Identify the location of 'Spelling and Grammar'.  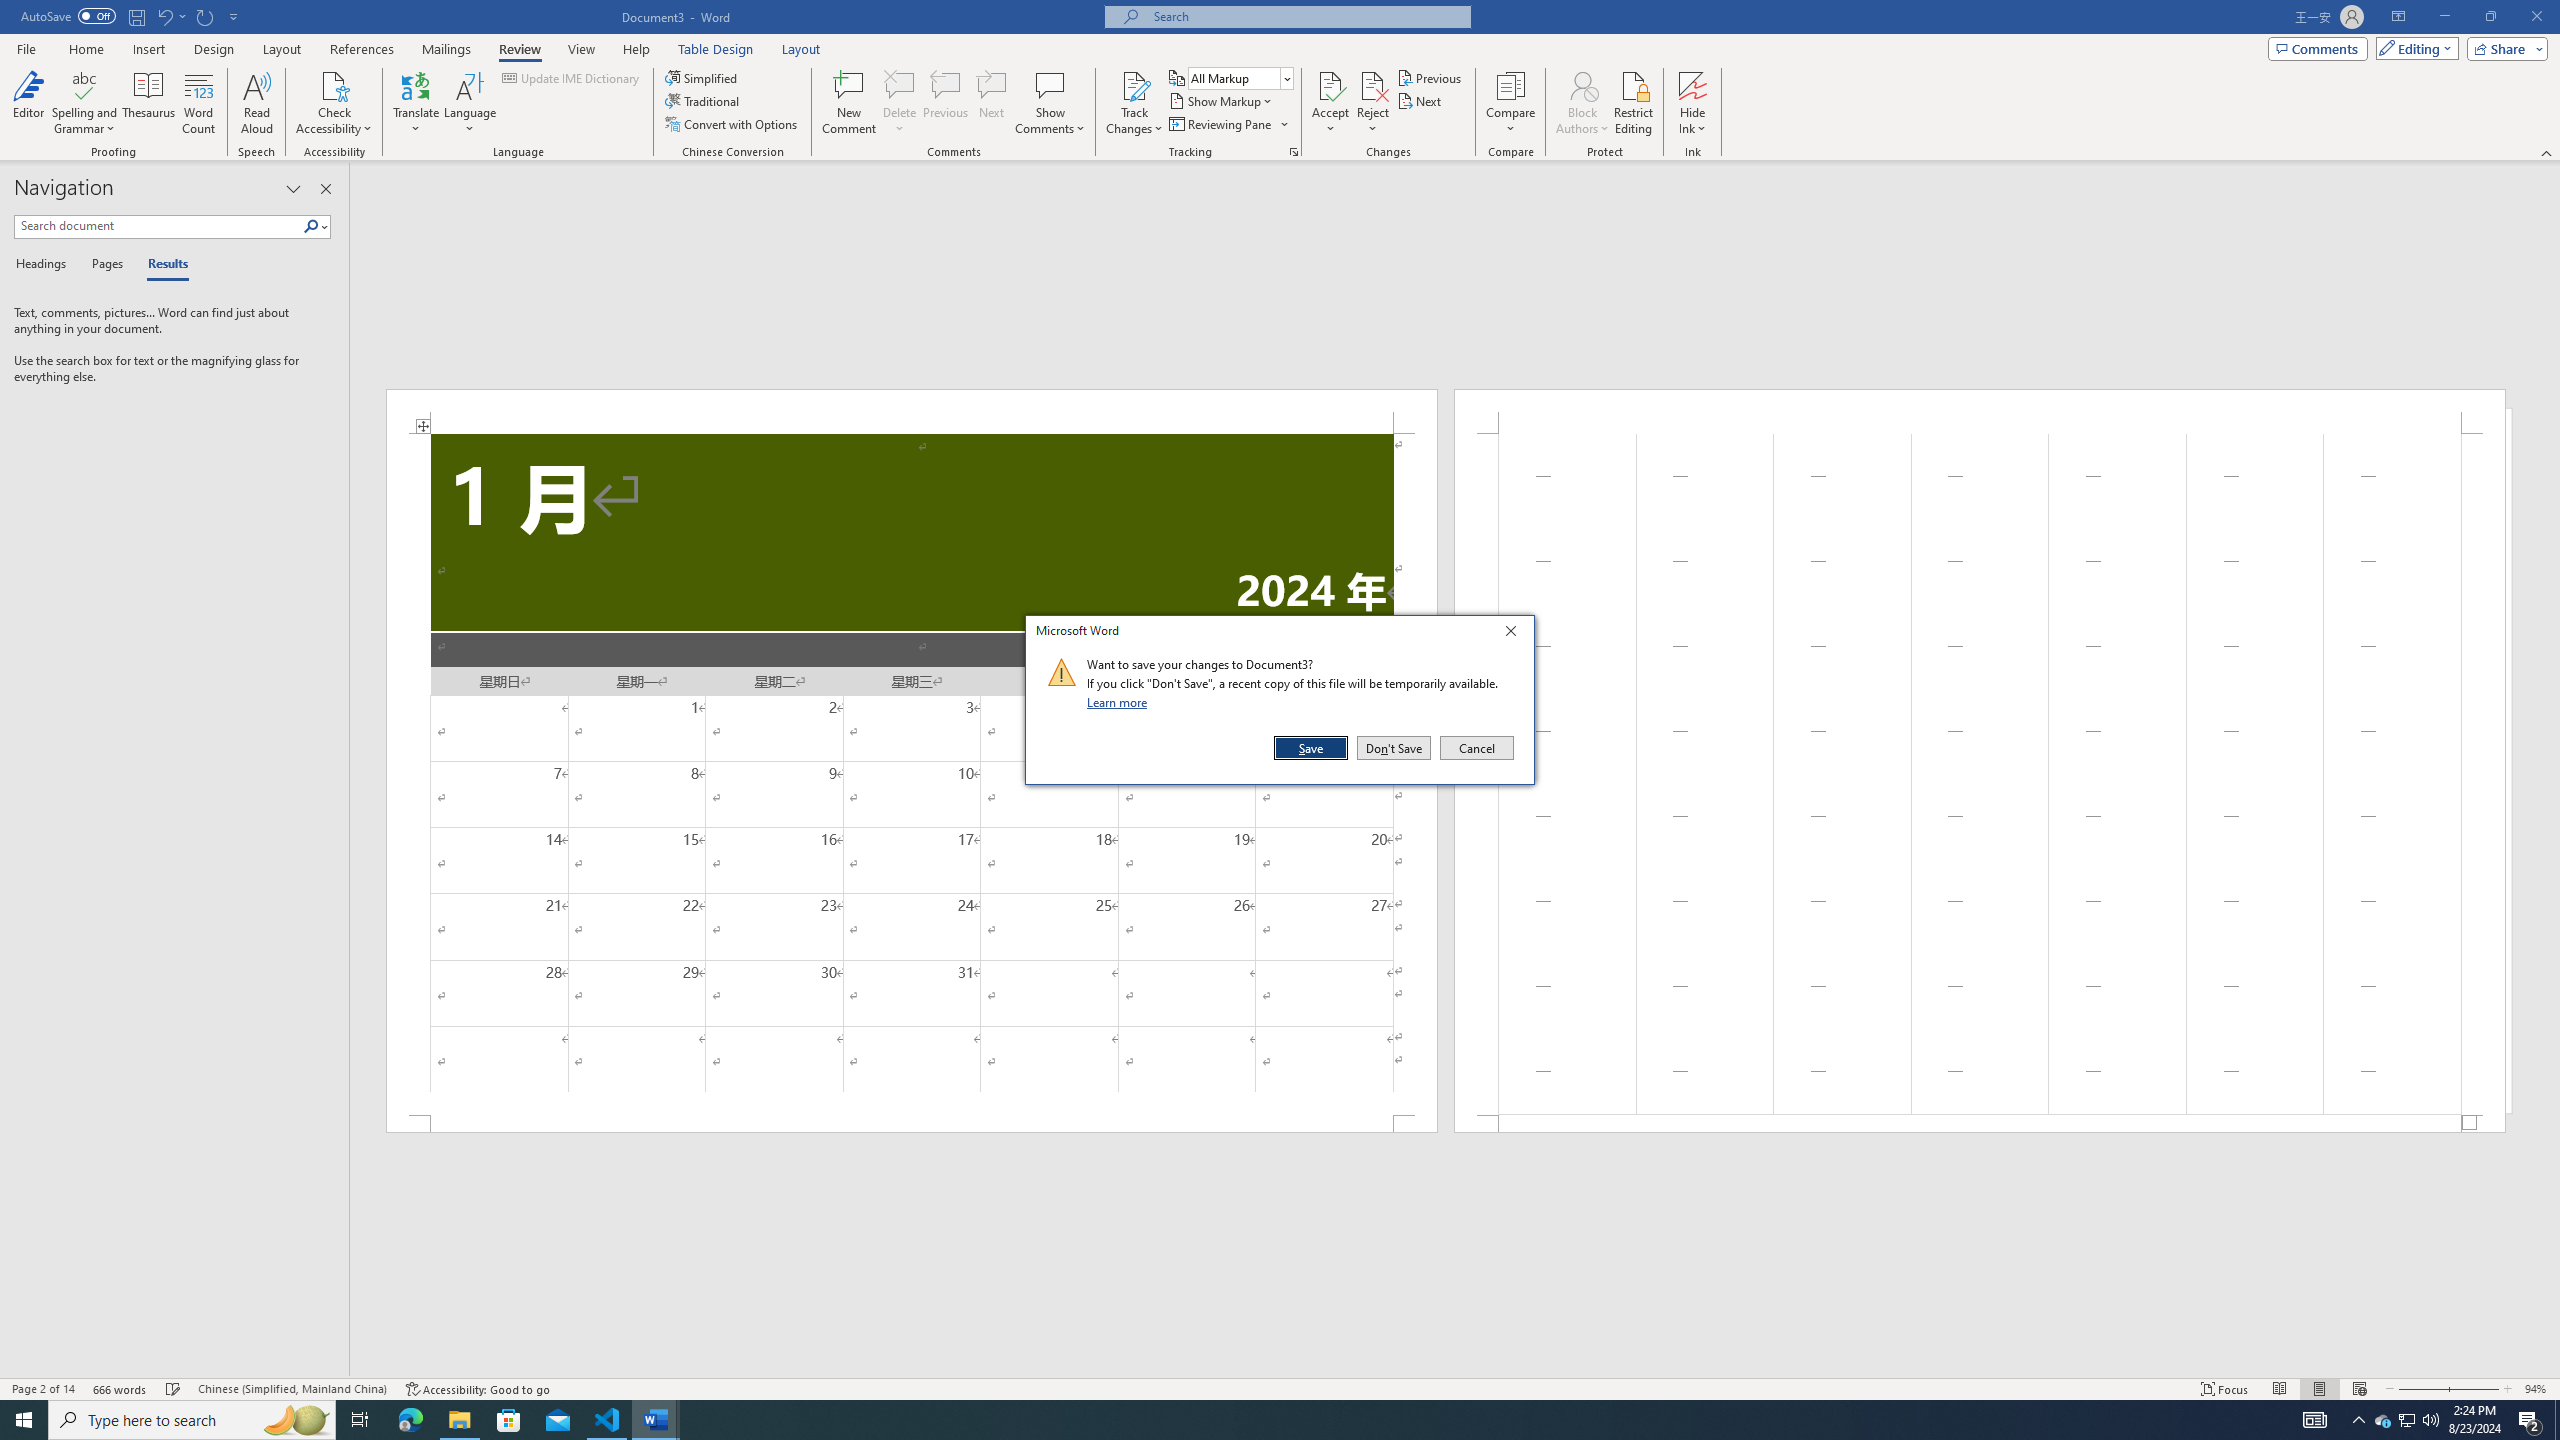
(85, 84).